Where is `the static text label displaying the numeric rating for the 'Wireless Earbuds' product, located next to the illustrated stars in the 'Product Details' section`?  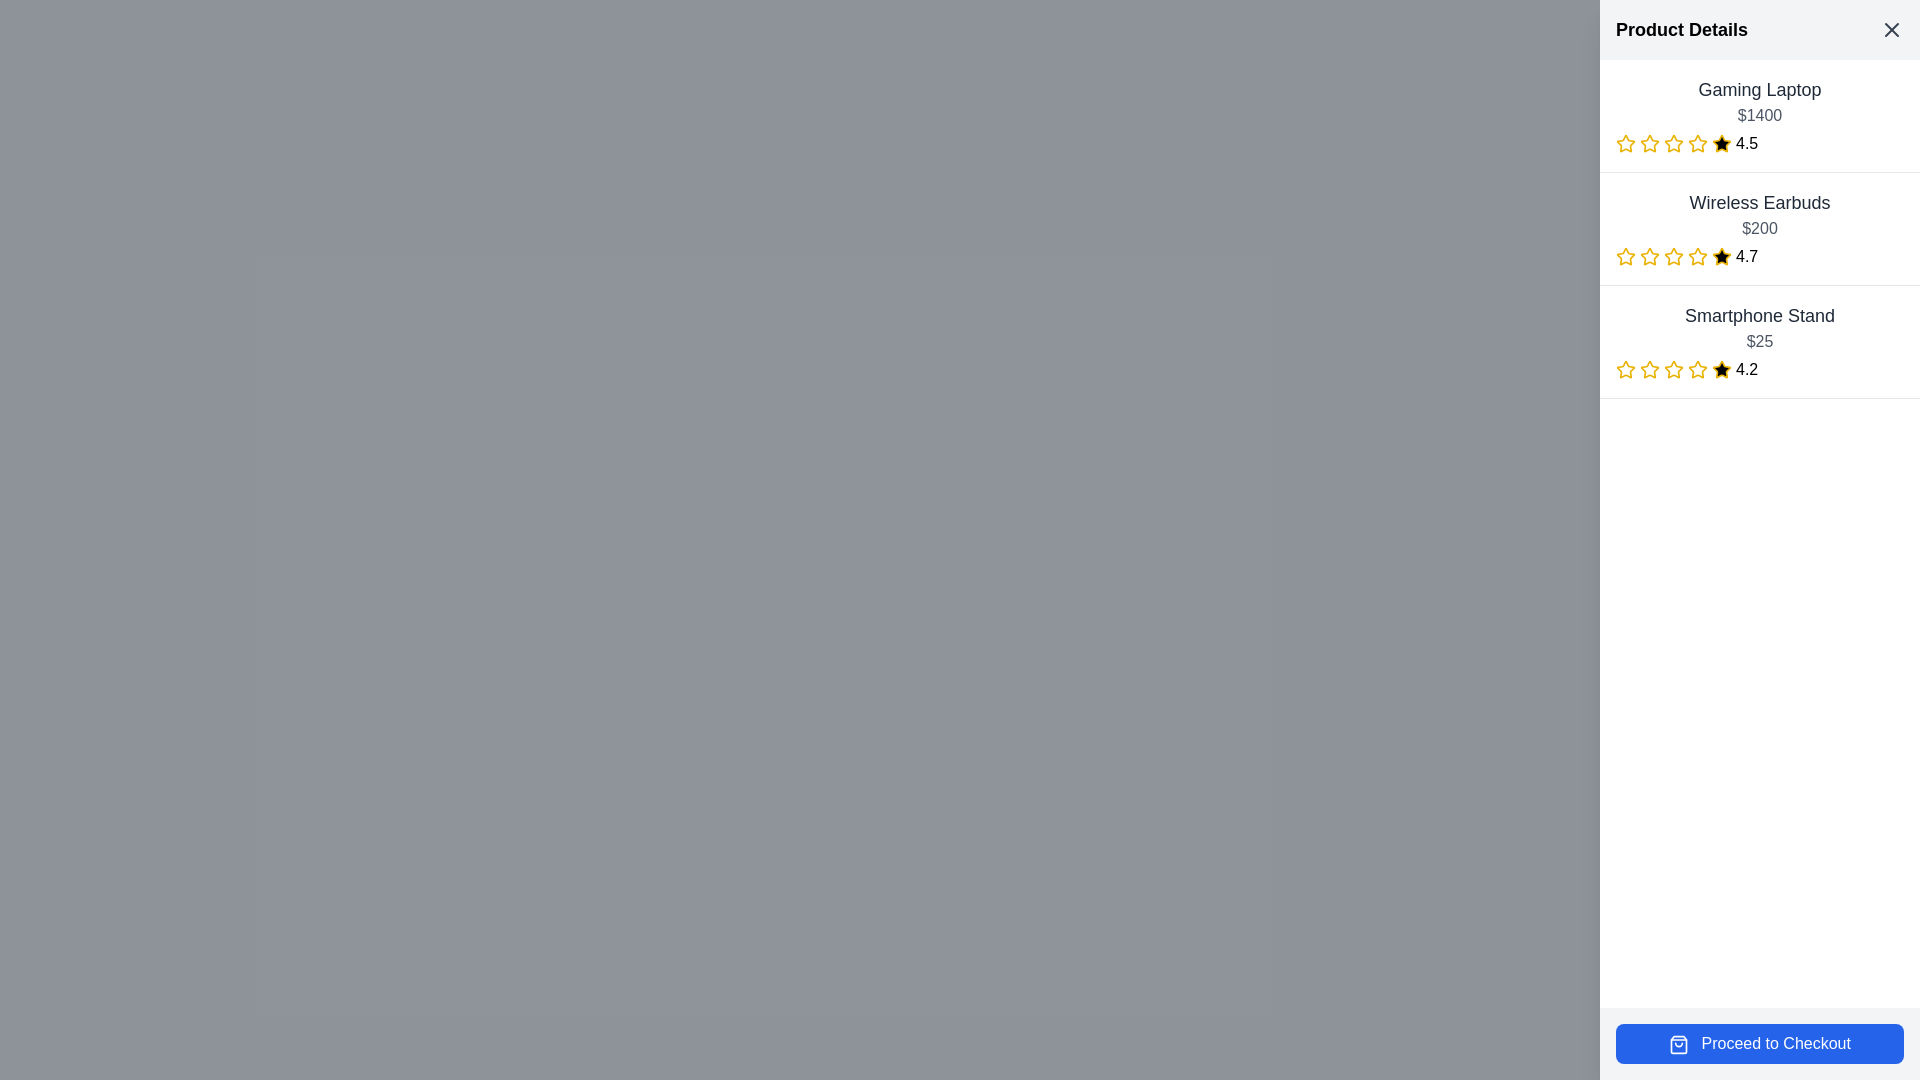 the static text label displaying the numeric rating for the 'Wireless Earbuds' product, located next to the illustrated stars in the 'Product Details' section is located at coordinates (1746, 256).